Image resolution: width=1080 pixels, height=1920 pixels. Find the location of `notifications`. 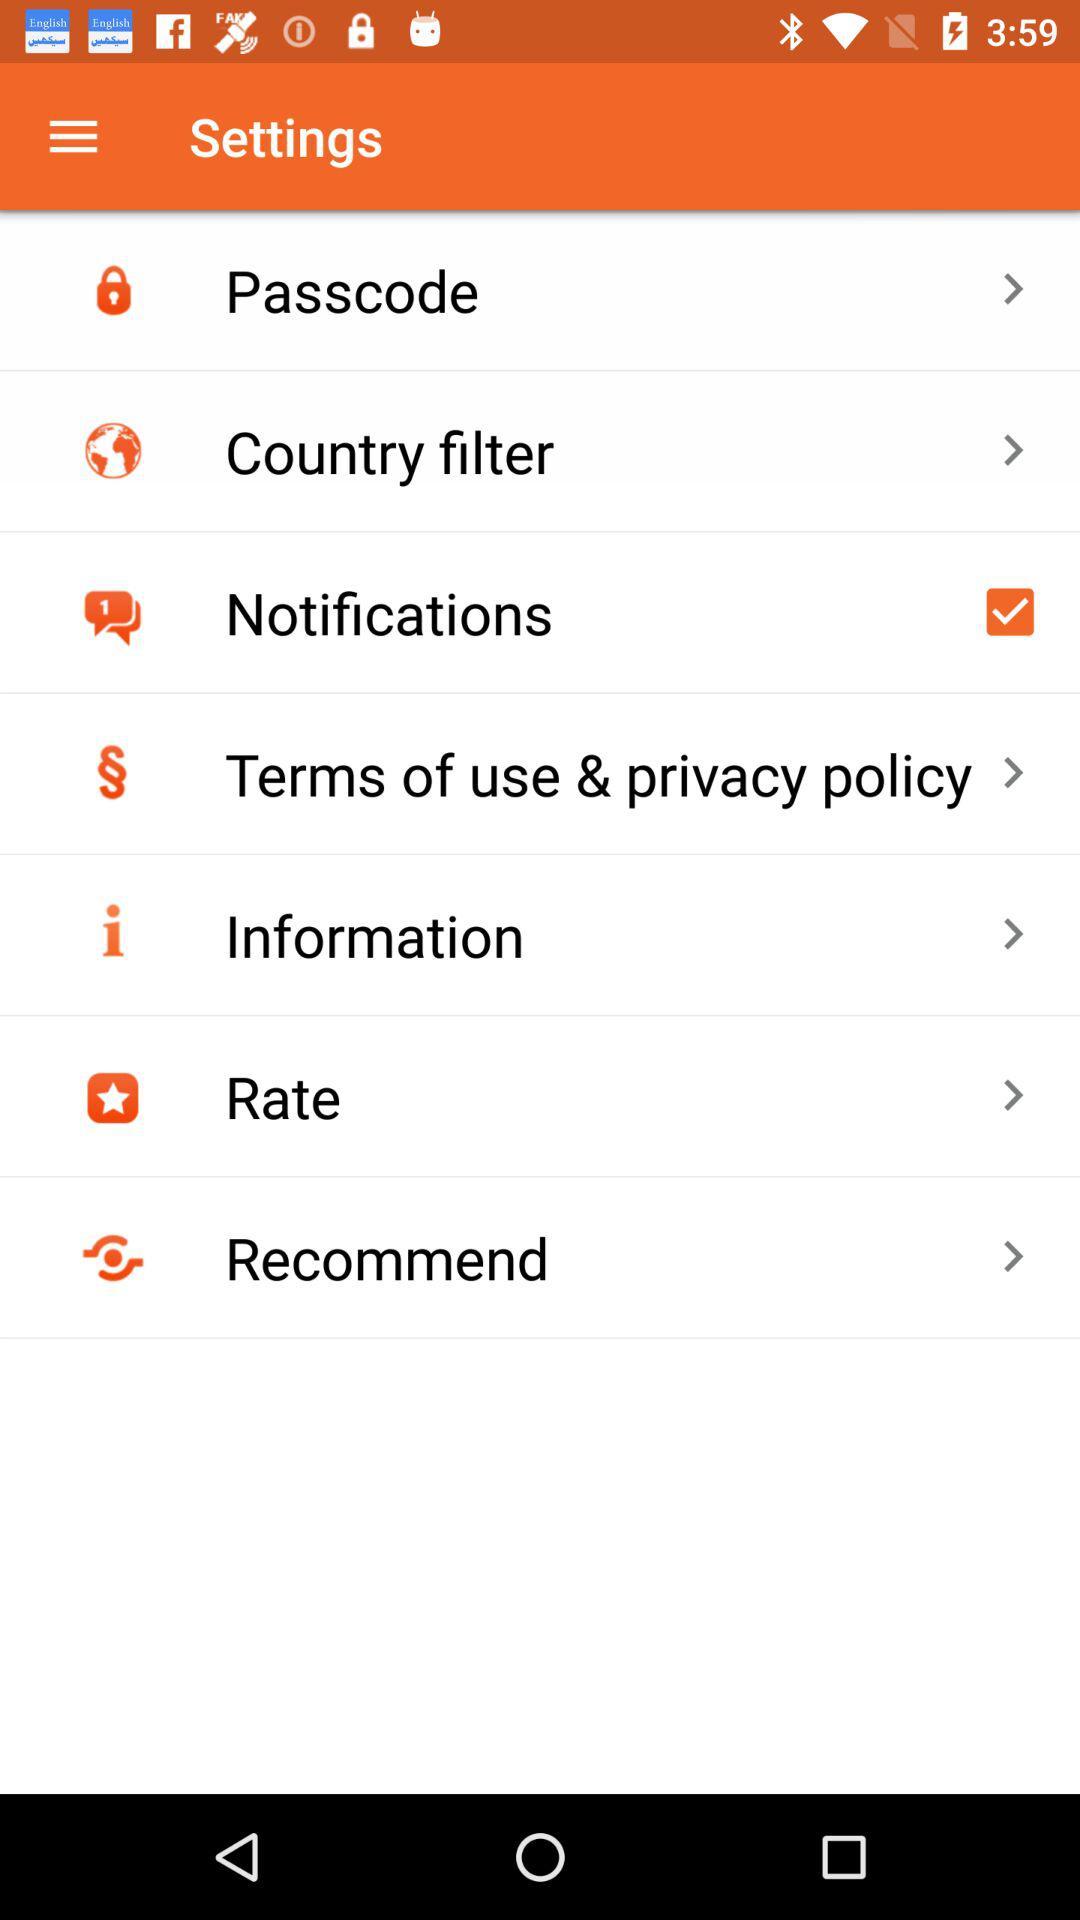

notifications is located at coordinates (1010, 610).